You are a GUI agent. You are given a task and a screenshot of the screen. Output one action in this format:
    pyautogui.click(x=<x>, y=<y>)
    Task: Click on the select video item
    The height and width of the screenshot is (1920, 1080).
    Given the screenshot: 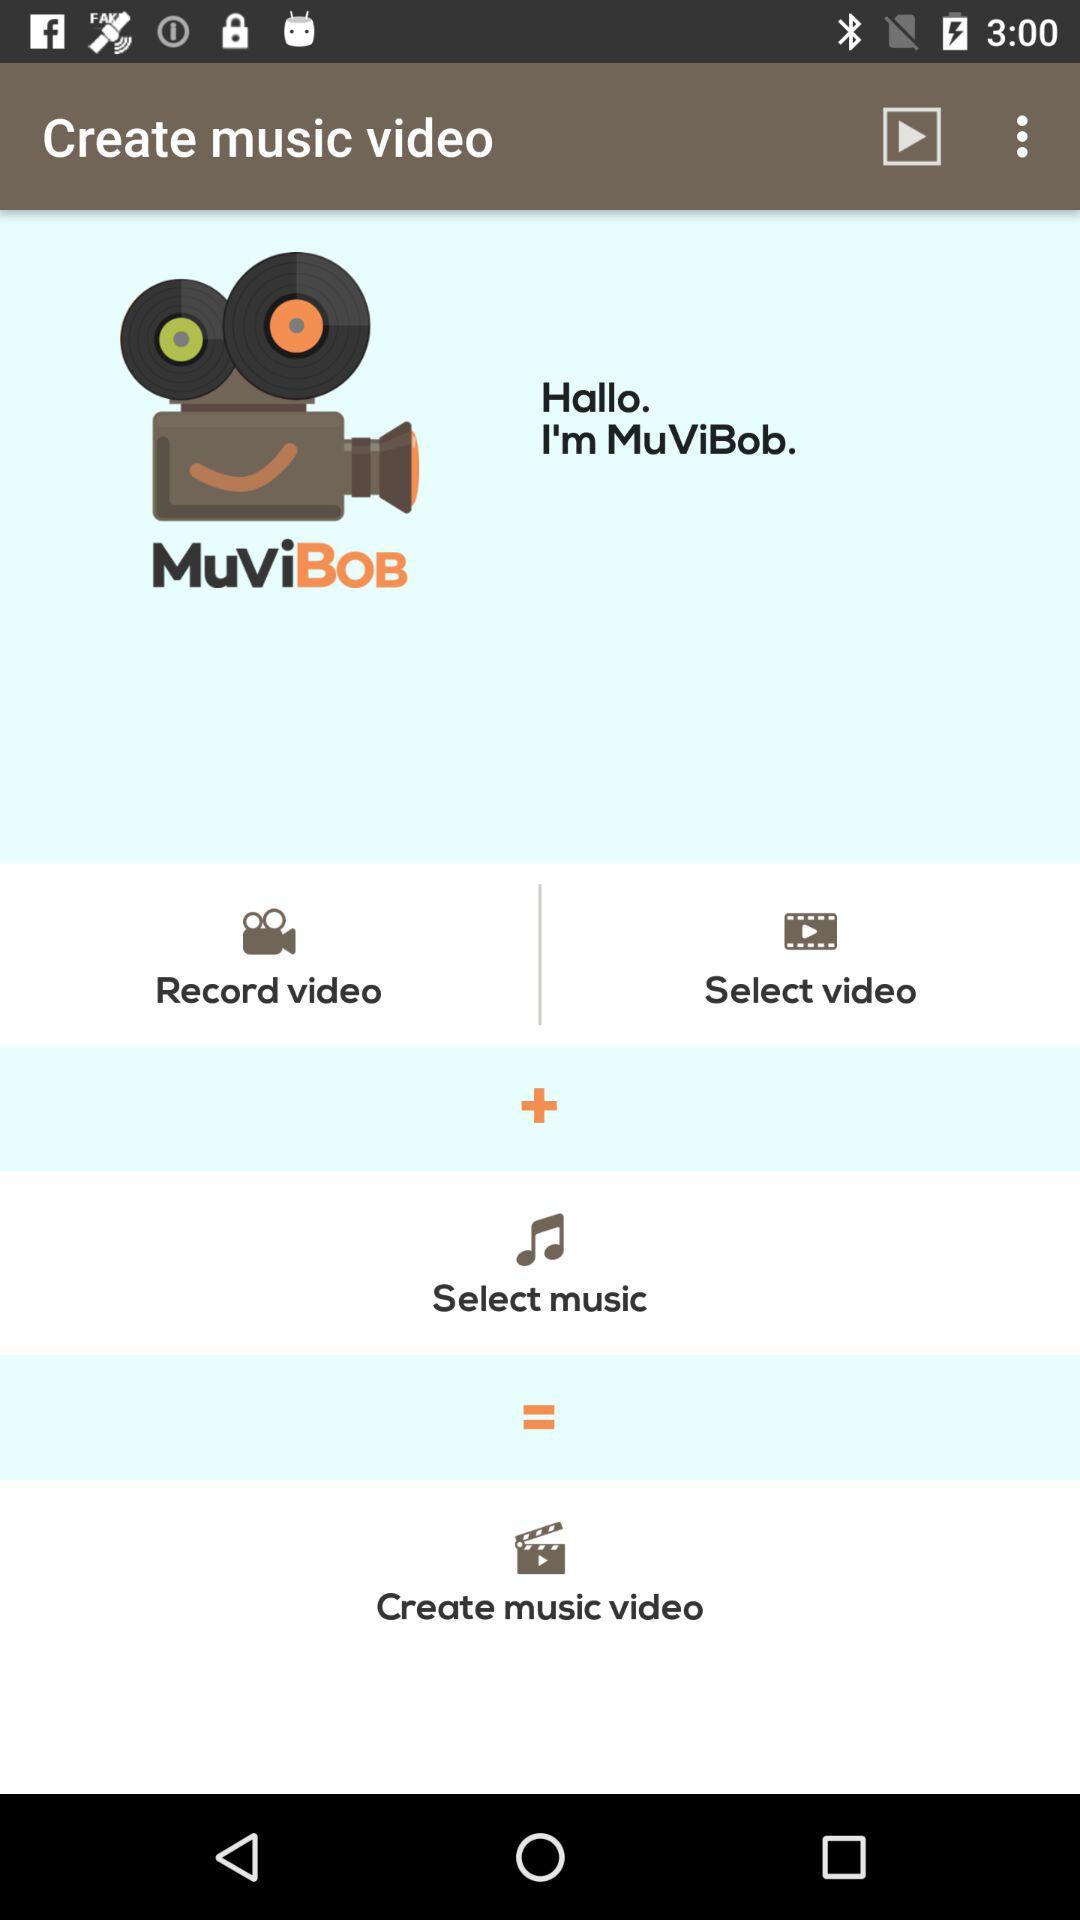 What is the action you would take?
    pyautogui.click(x=810, y=953)
    